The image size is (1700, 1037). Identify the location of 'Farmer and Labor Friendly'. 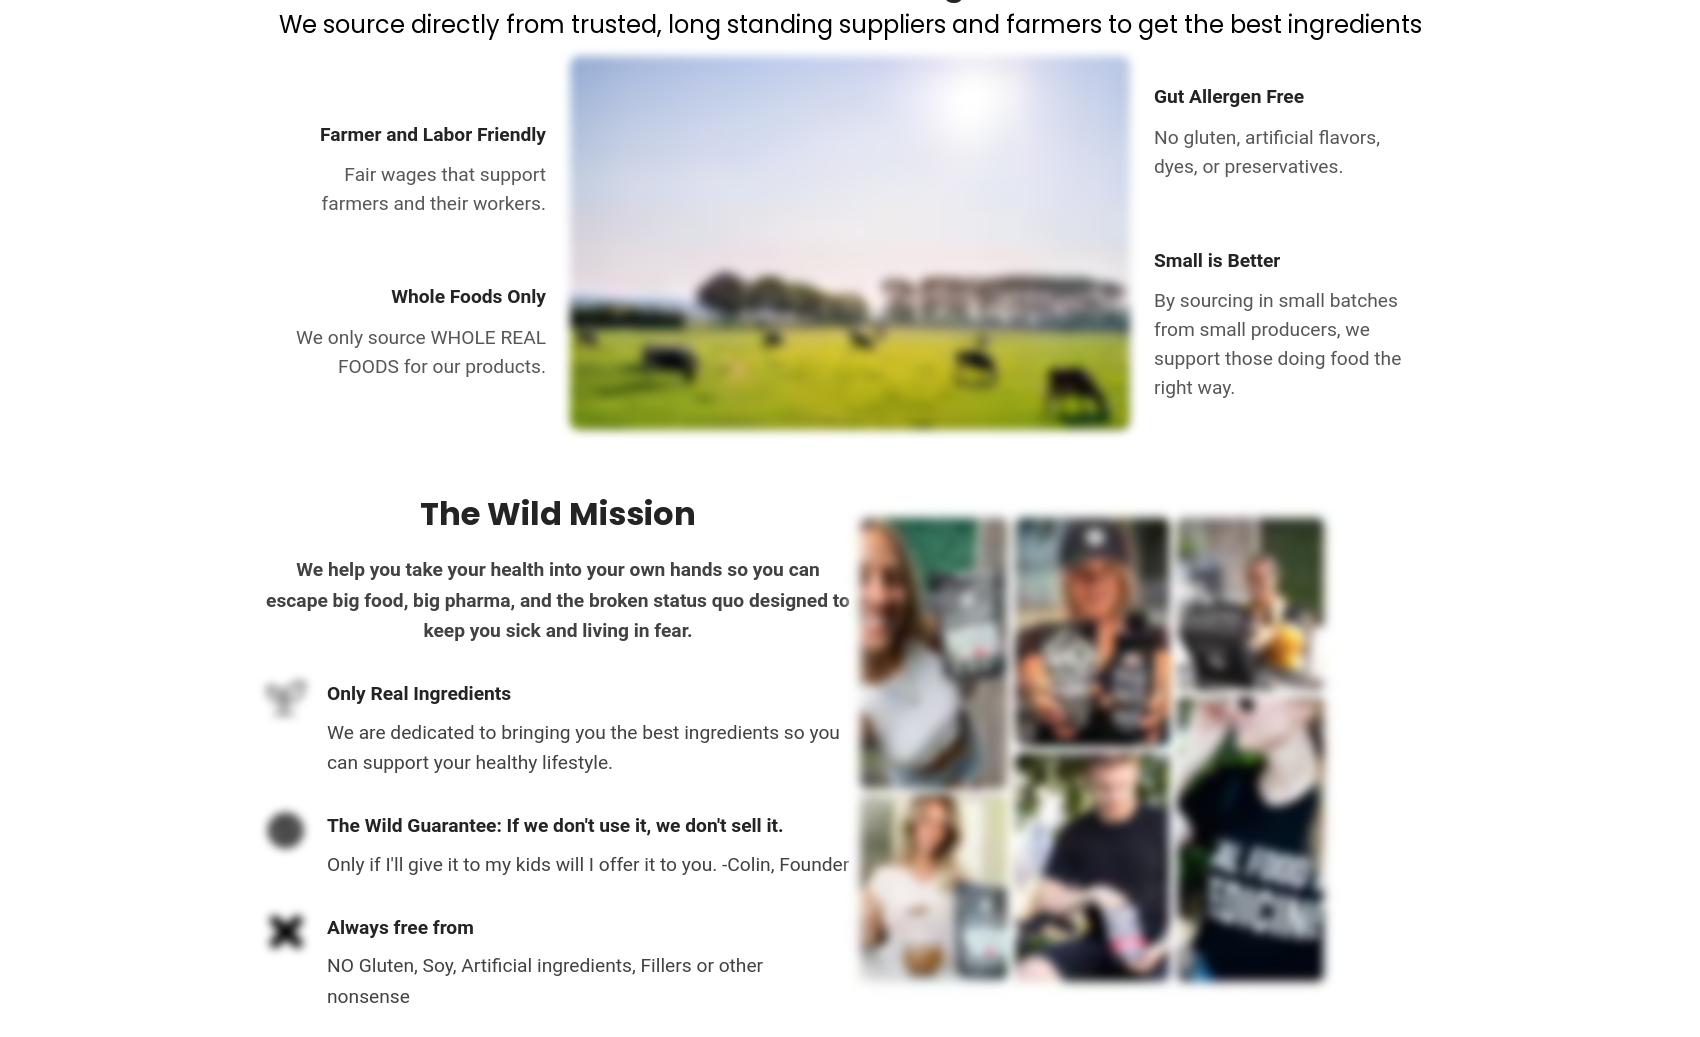
(432, 132).